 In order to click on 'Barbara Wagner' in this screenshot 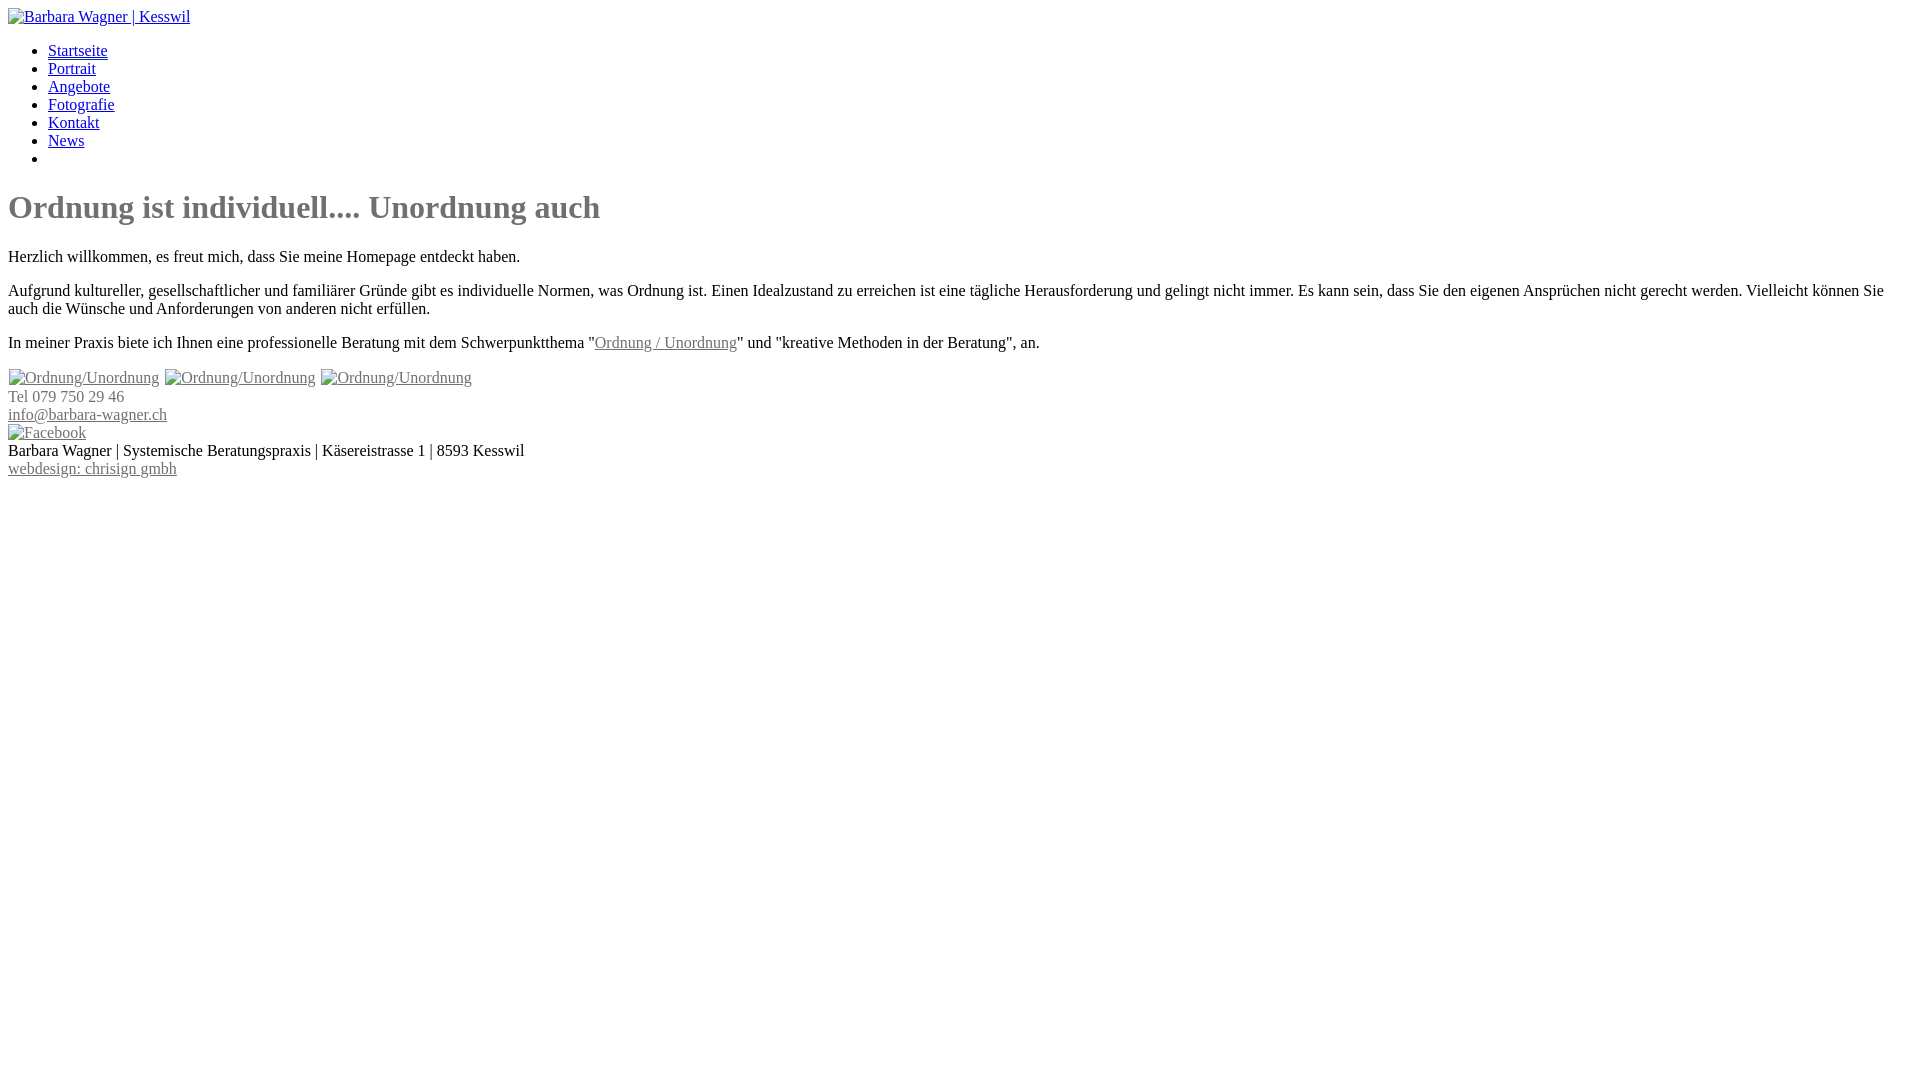, I will do `click(98, 16)`.